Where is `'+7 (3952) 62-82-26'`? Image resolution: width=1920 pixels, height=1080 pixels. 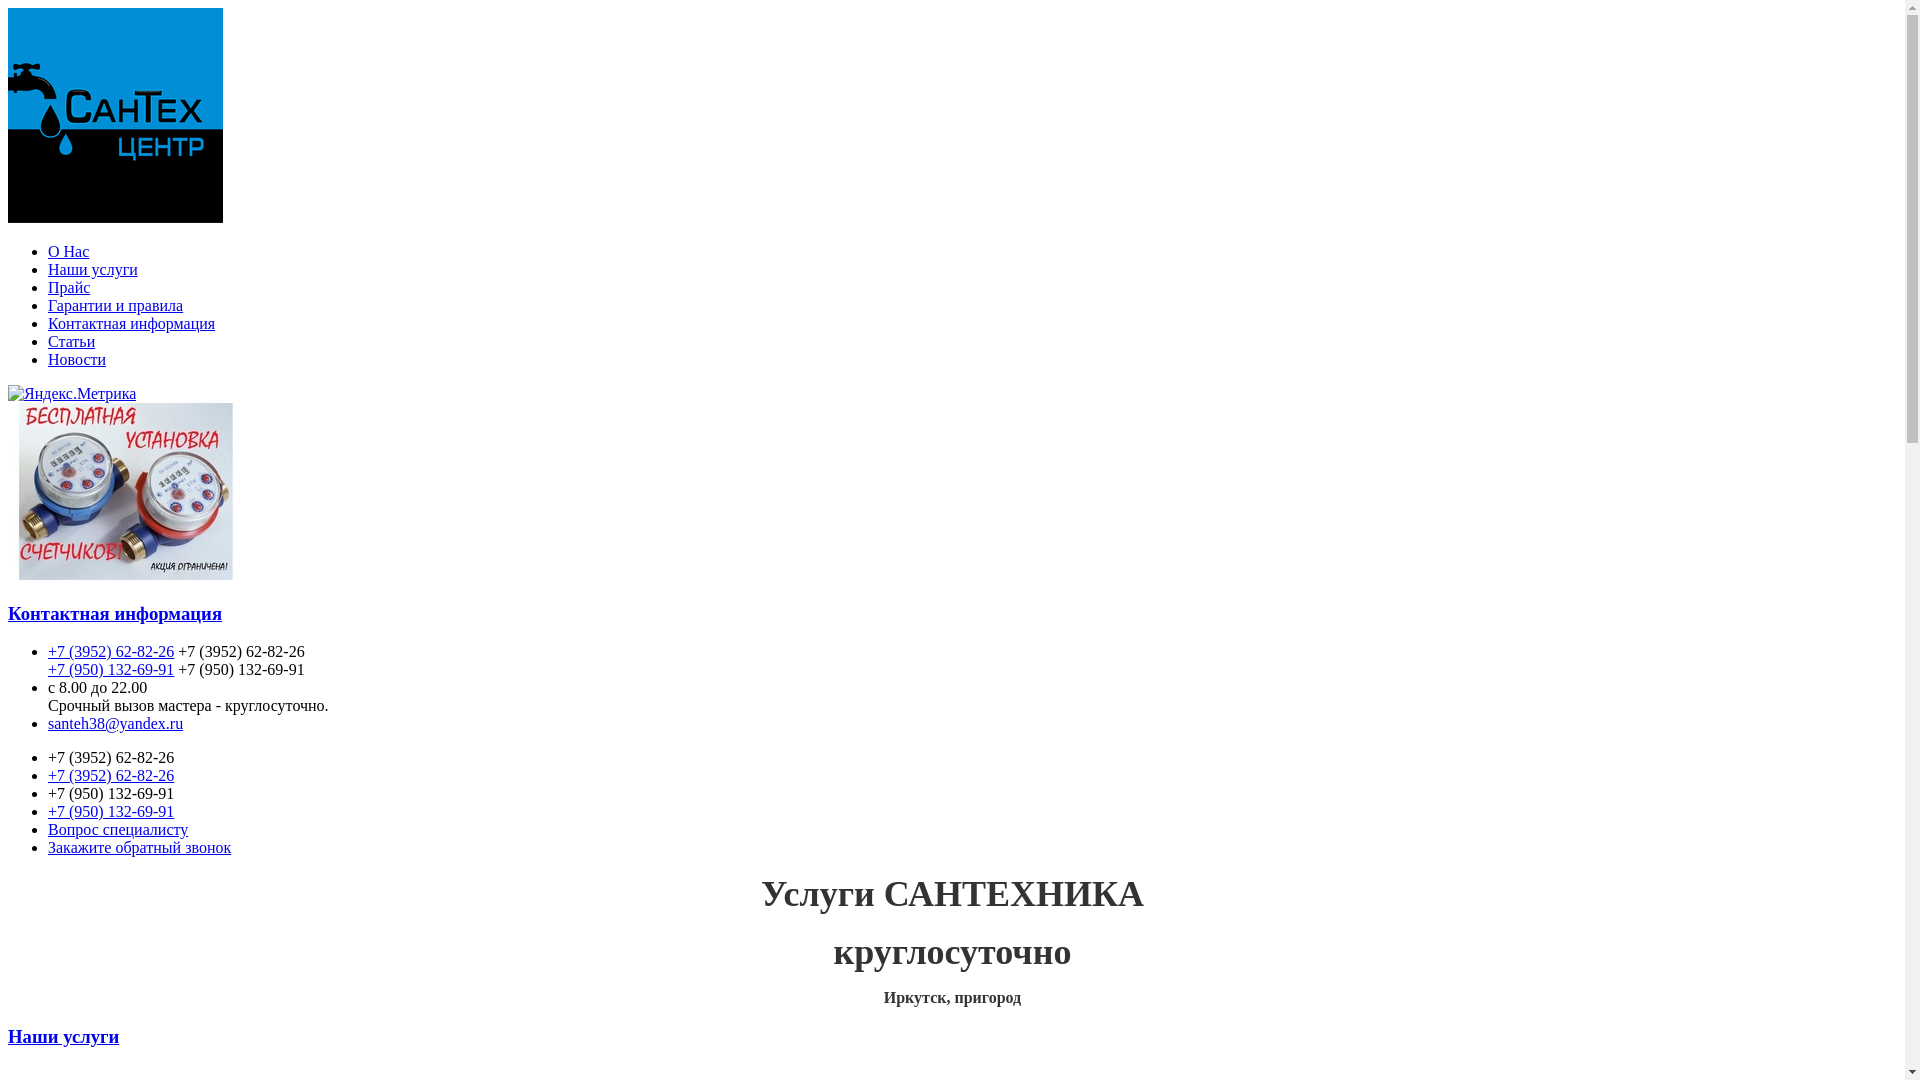
'+7 (3952) 62-82-26' is located at coordinates (109, 651).